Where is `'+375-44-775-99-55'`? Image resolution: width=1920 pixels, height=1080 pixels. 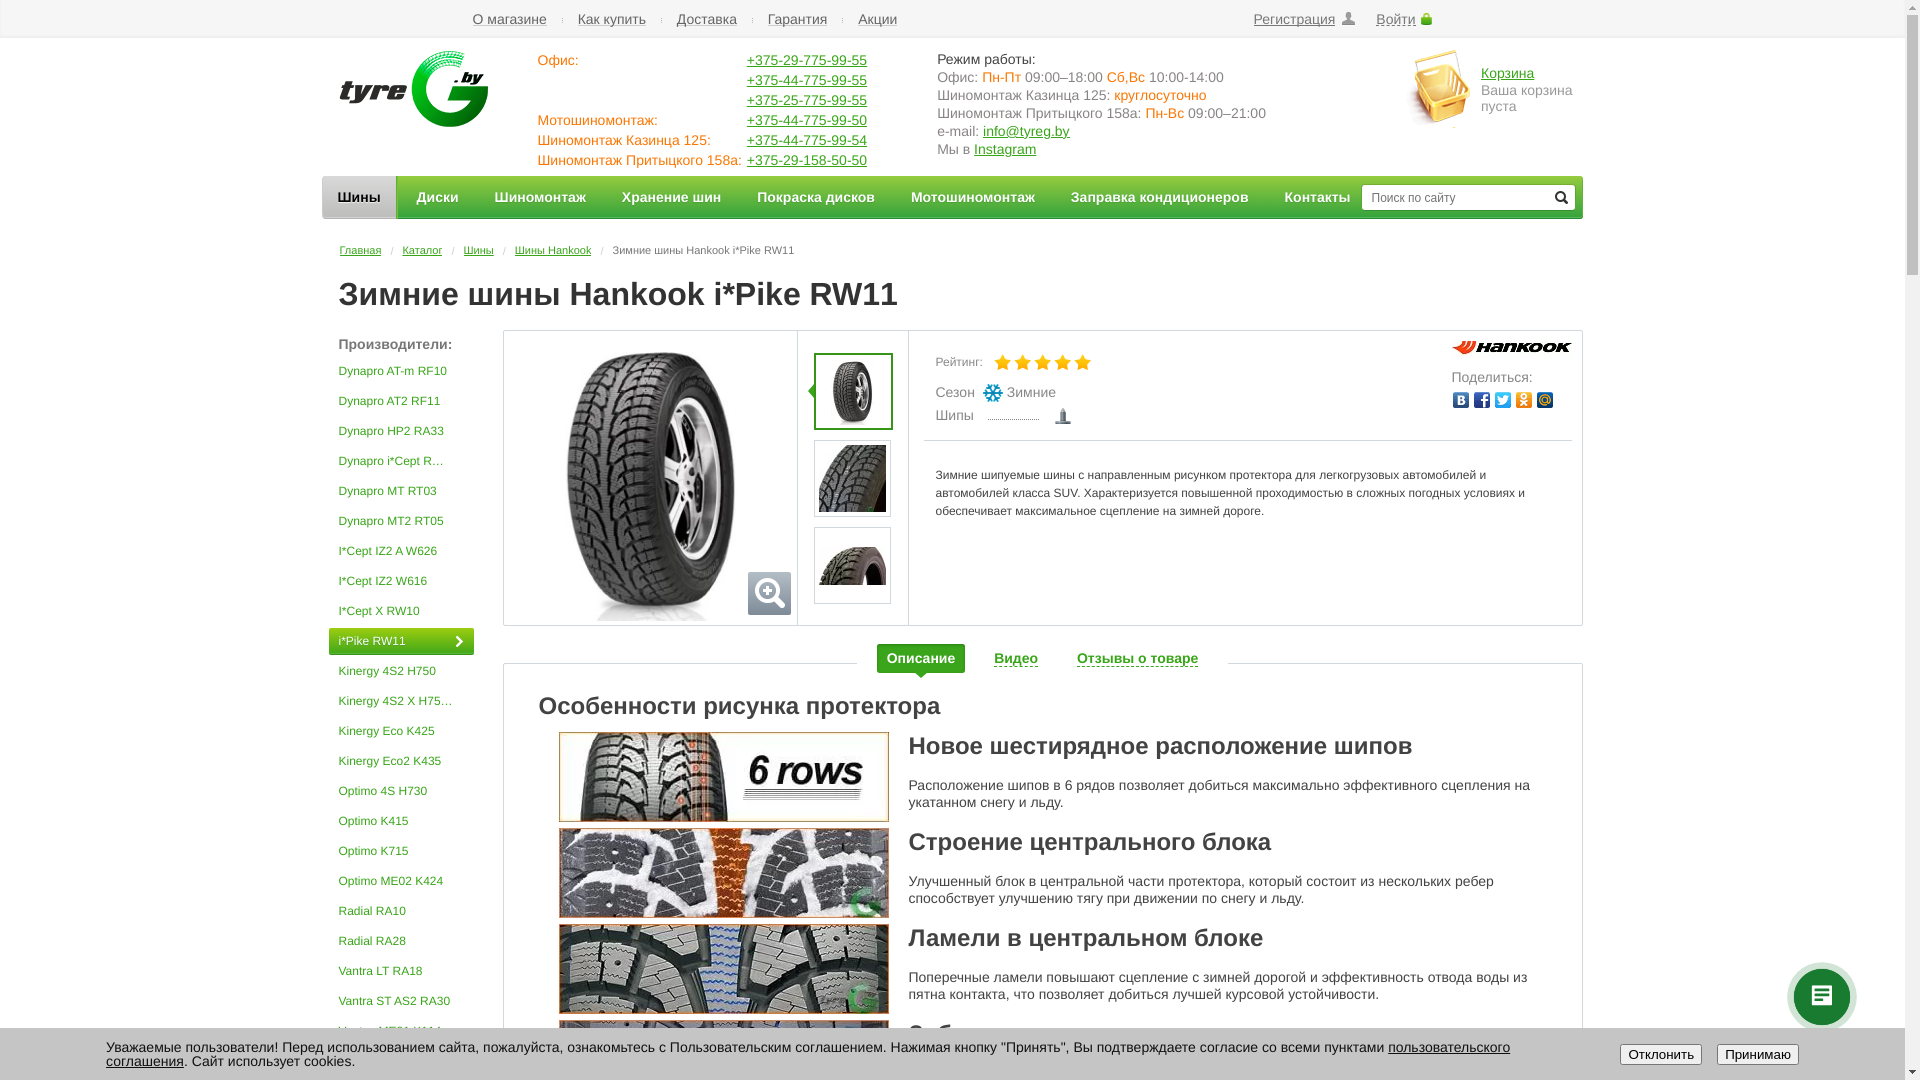
'+375-44-775-99-55' is located at coordinates (806, 79).